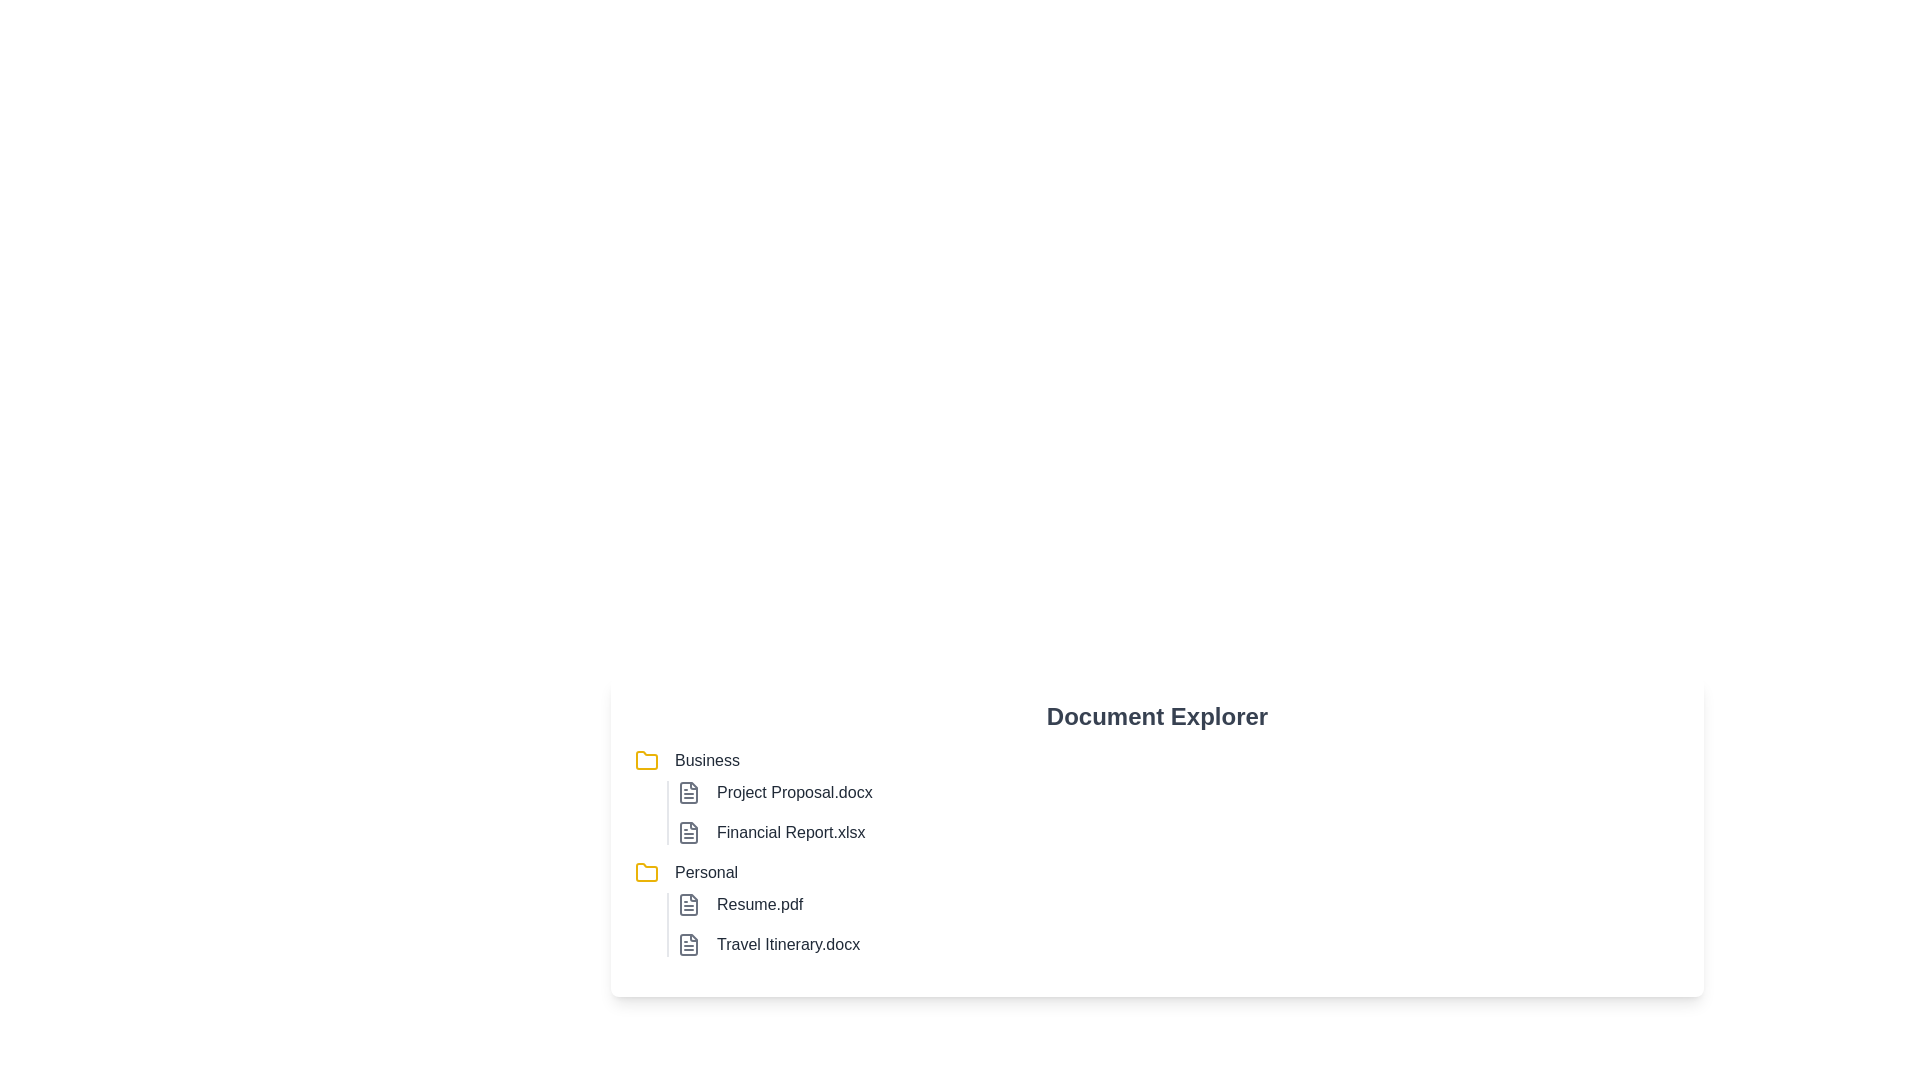 This screenshot has height=1080, width=1920. I want to click on the small document icon, which is gray and has text lines, located to the left of 'Travel Itinerary.docx' in the 'Personal' category, so click(689, 945).